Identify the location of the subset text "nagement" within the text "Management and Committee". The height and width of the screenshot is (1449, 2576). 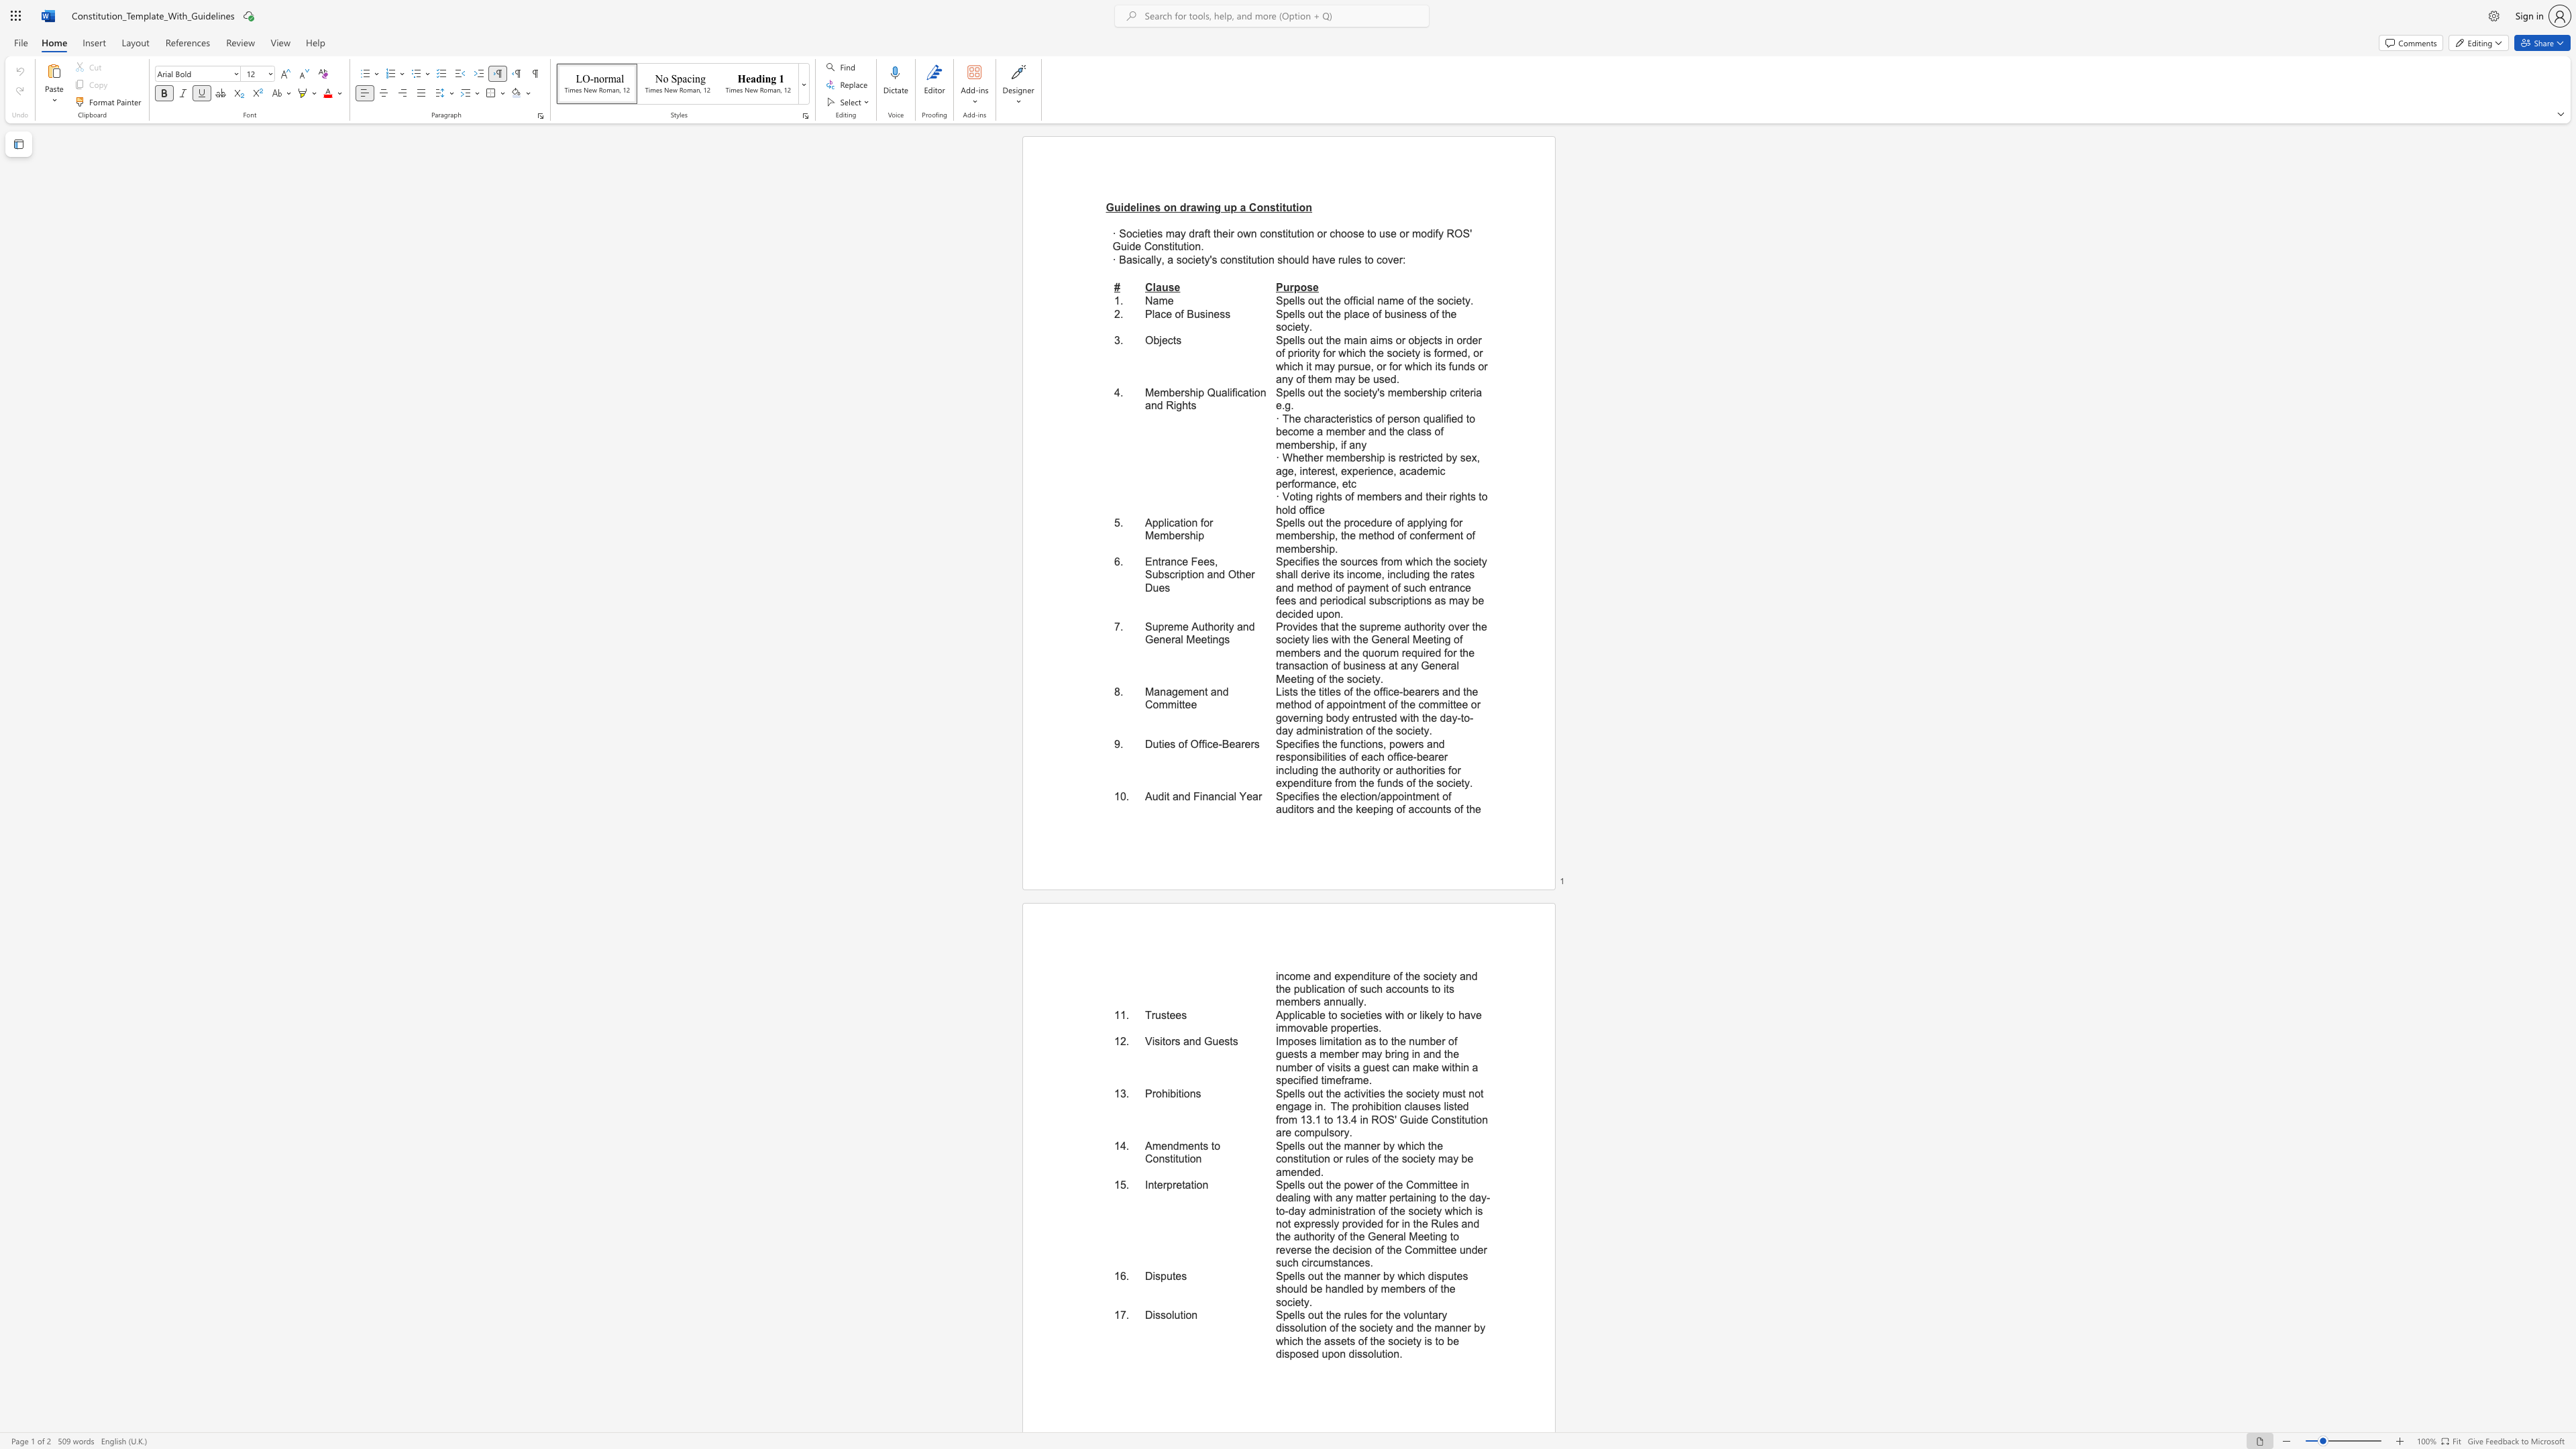
(1159, 690).